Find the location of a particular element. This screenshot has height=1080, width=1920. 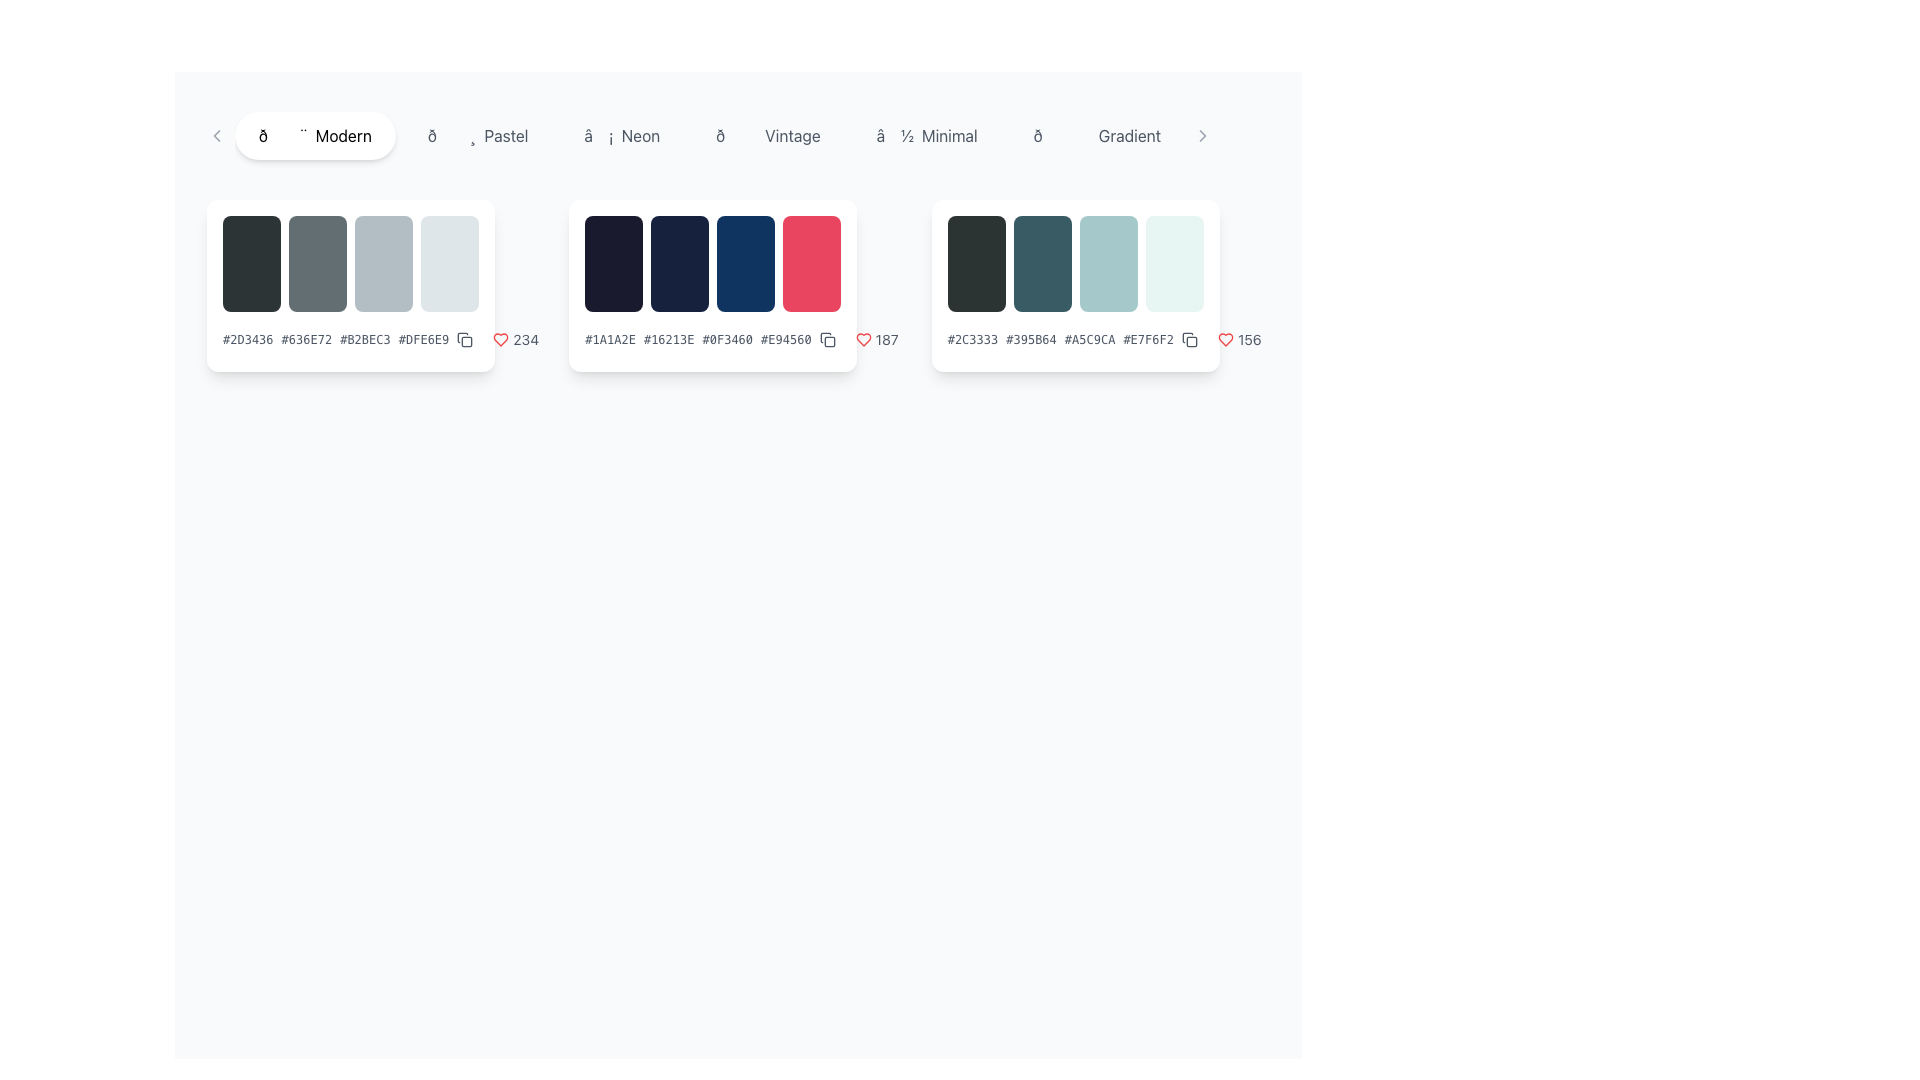

the third text label representing a hexadecimal color value, which is located in the horizontal layout group of the third color palette card in the Modern category is located at coordinates (1089, 338).